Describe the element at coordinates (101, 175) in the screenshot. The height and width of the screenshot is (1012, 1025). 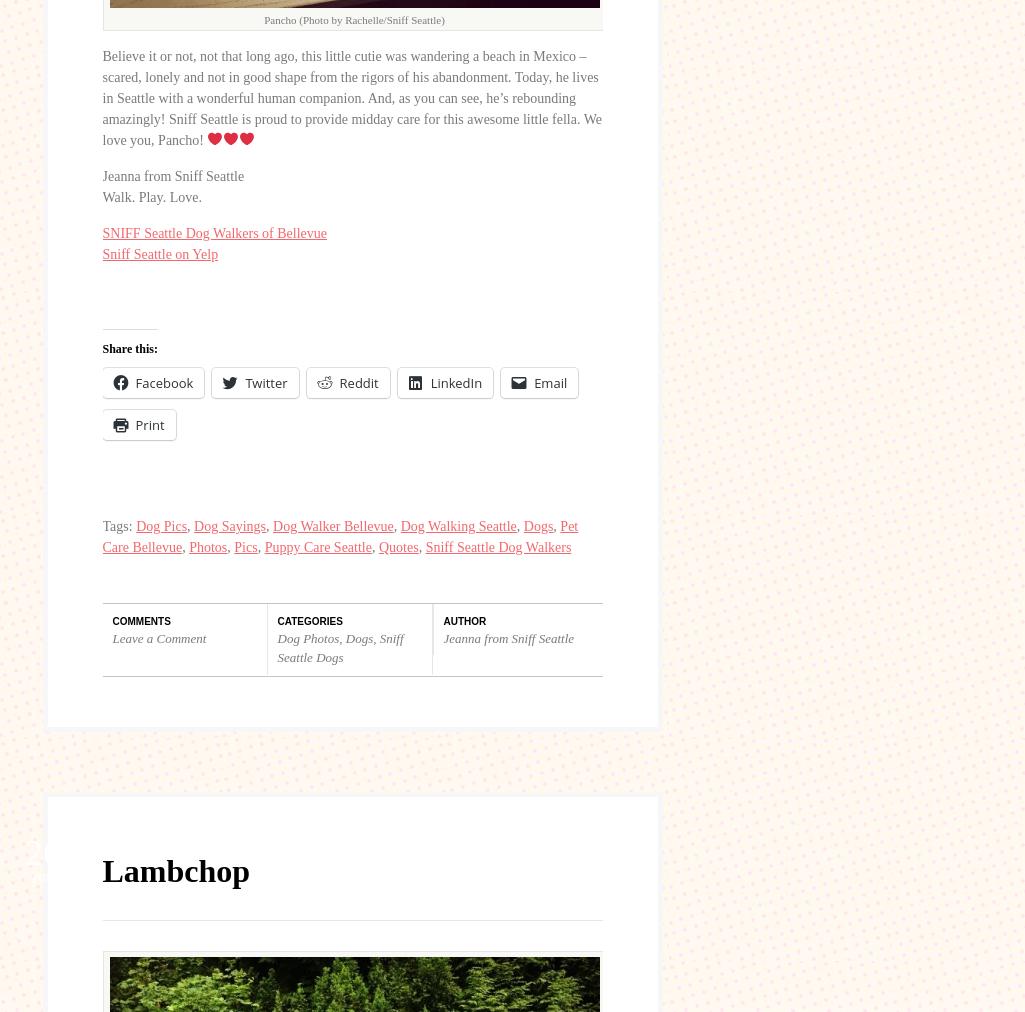
I see `'Jeanna from Sniff Seattle'` at that location.